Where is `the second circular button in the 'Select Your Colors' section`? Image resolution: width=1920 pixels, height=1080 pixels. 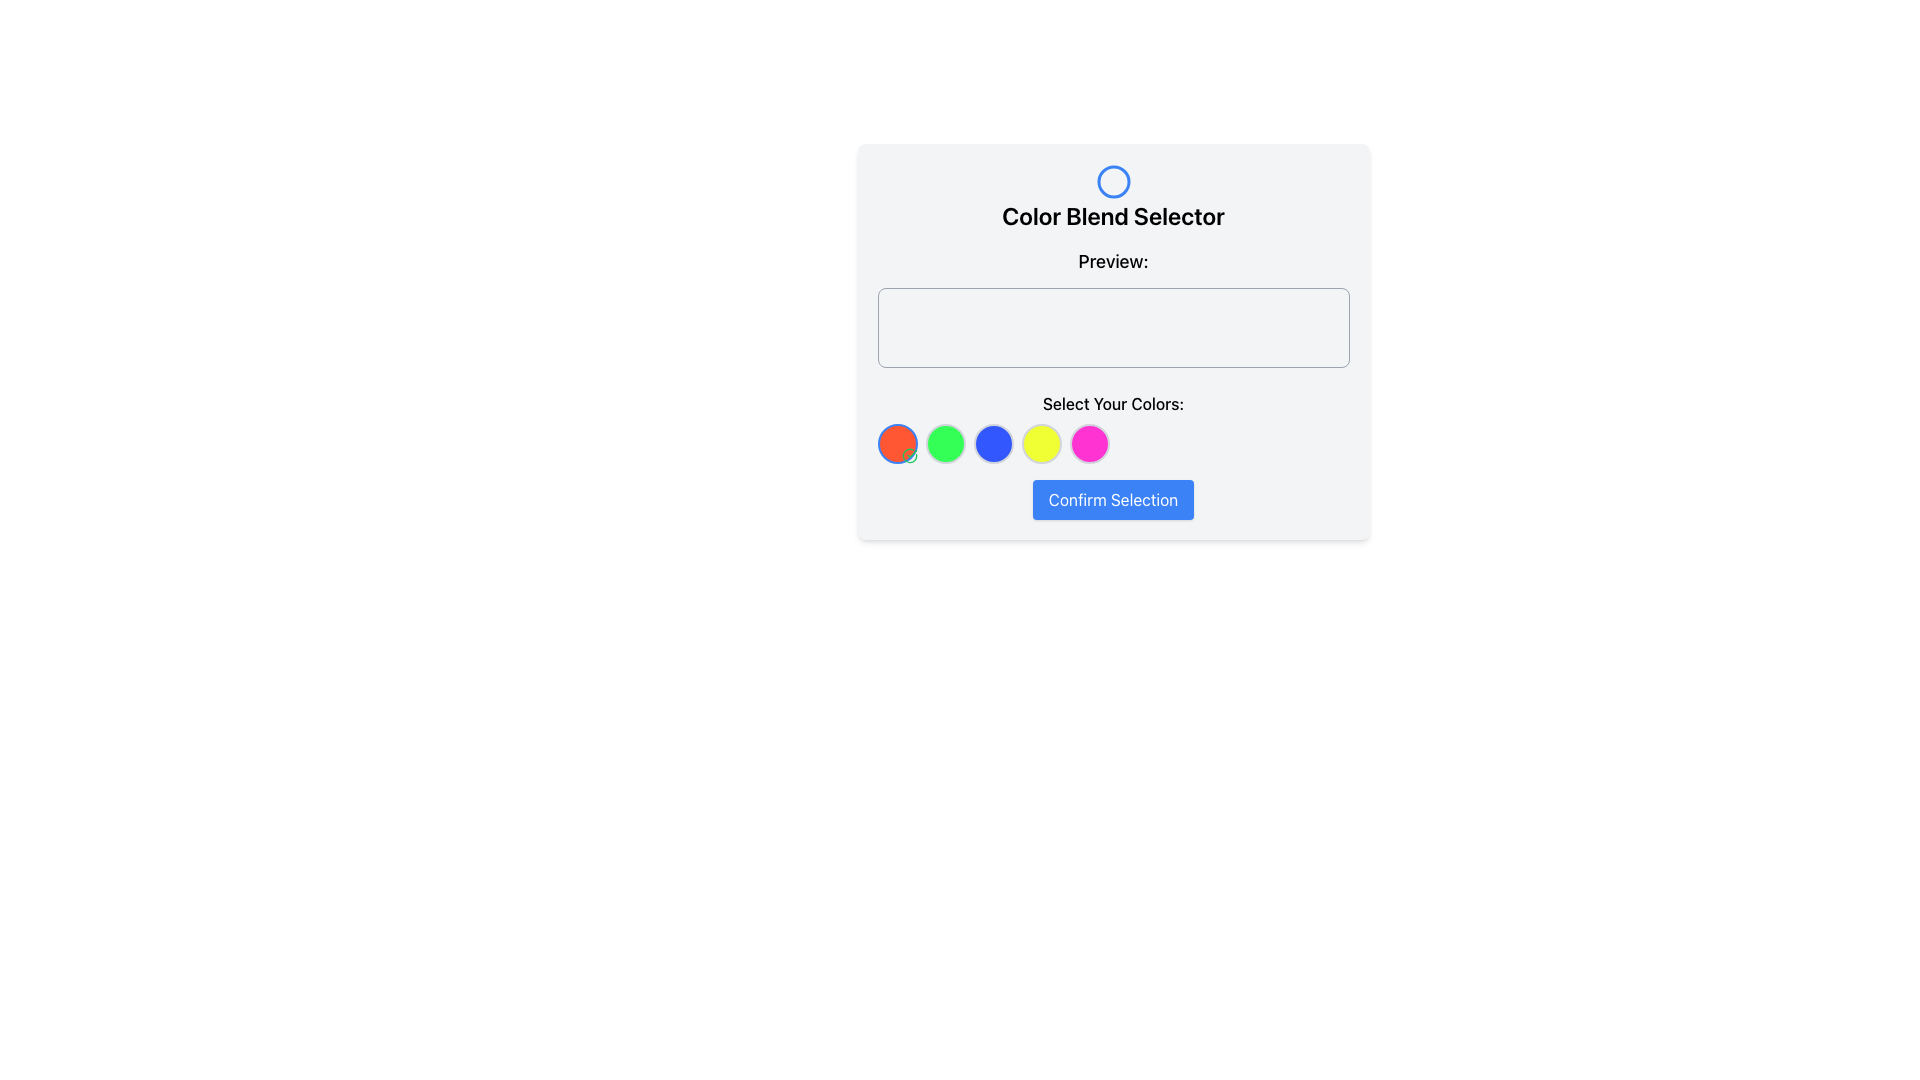
the second circular button in the 'Select Your Colors' section is located at coordinates (944, 442).